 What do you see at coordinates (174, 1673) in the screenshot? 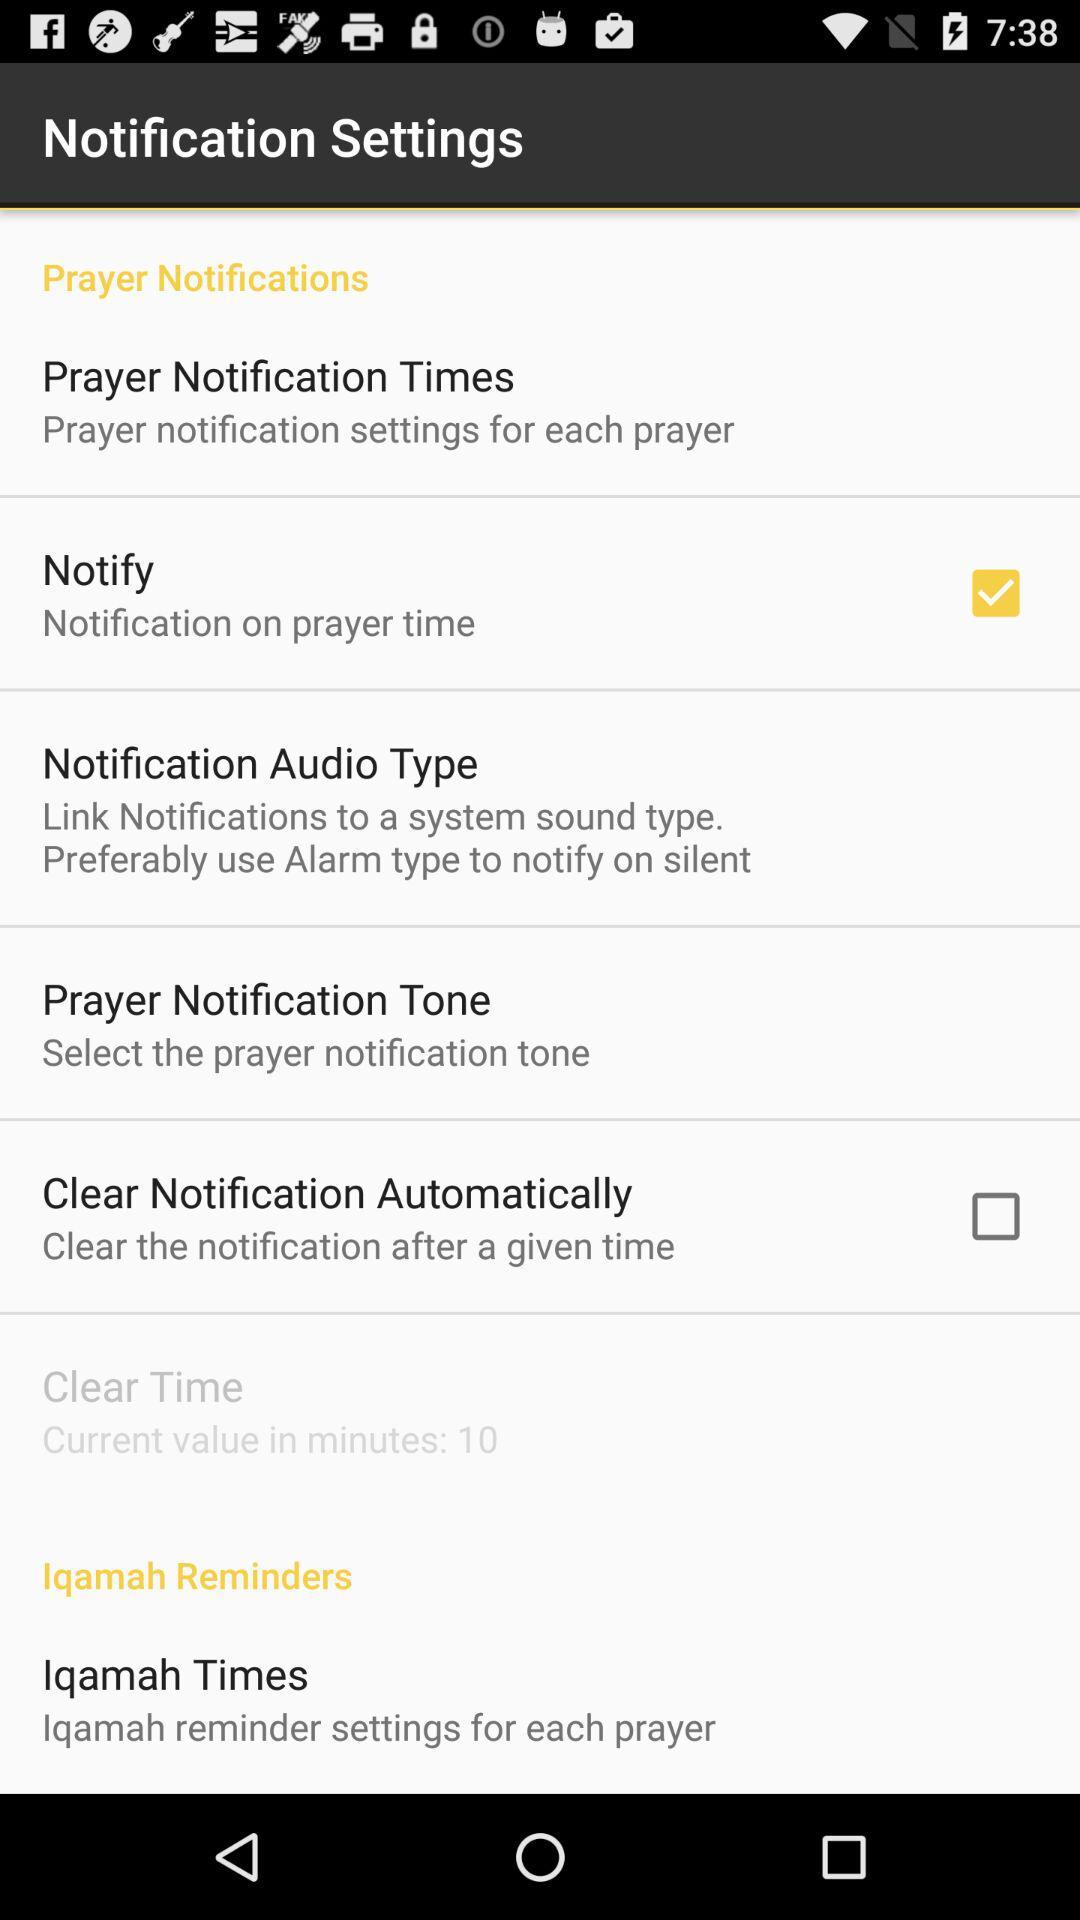
I see `iqamah times app` at bounding box center [174, 1673].